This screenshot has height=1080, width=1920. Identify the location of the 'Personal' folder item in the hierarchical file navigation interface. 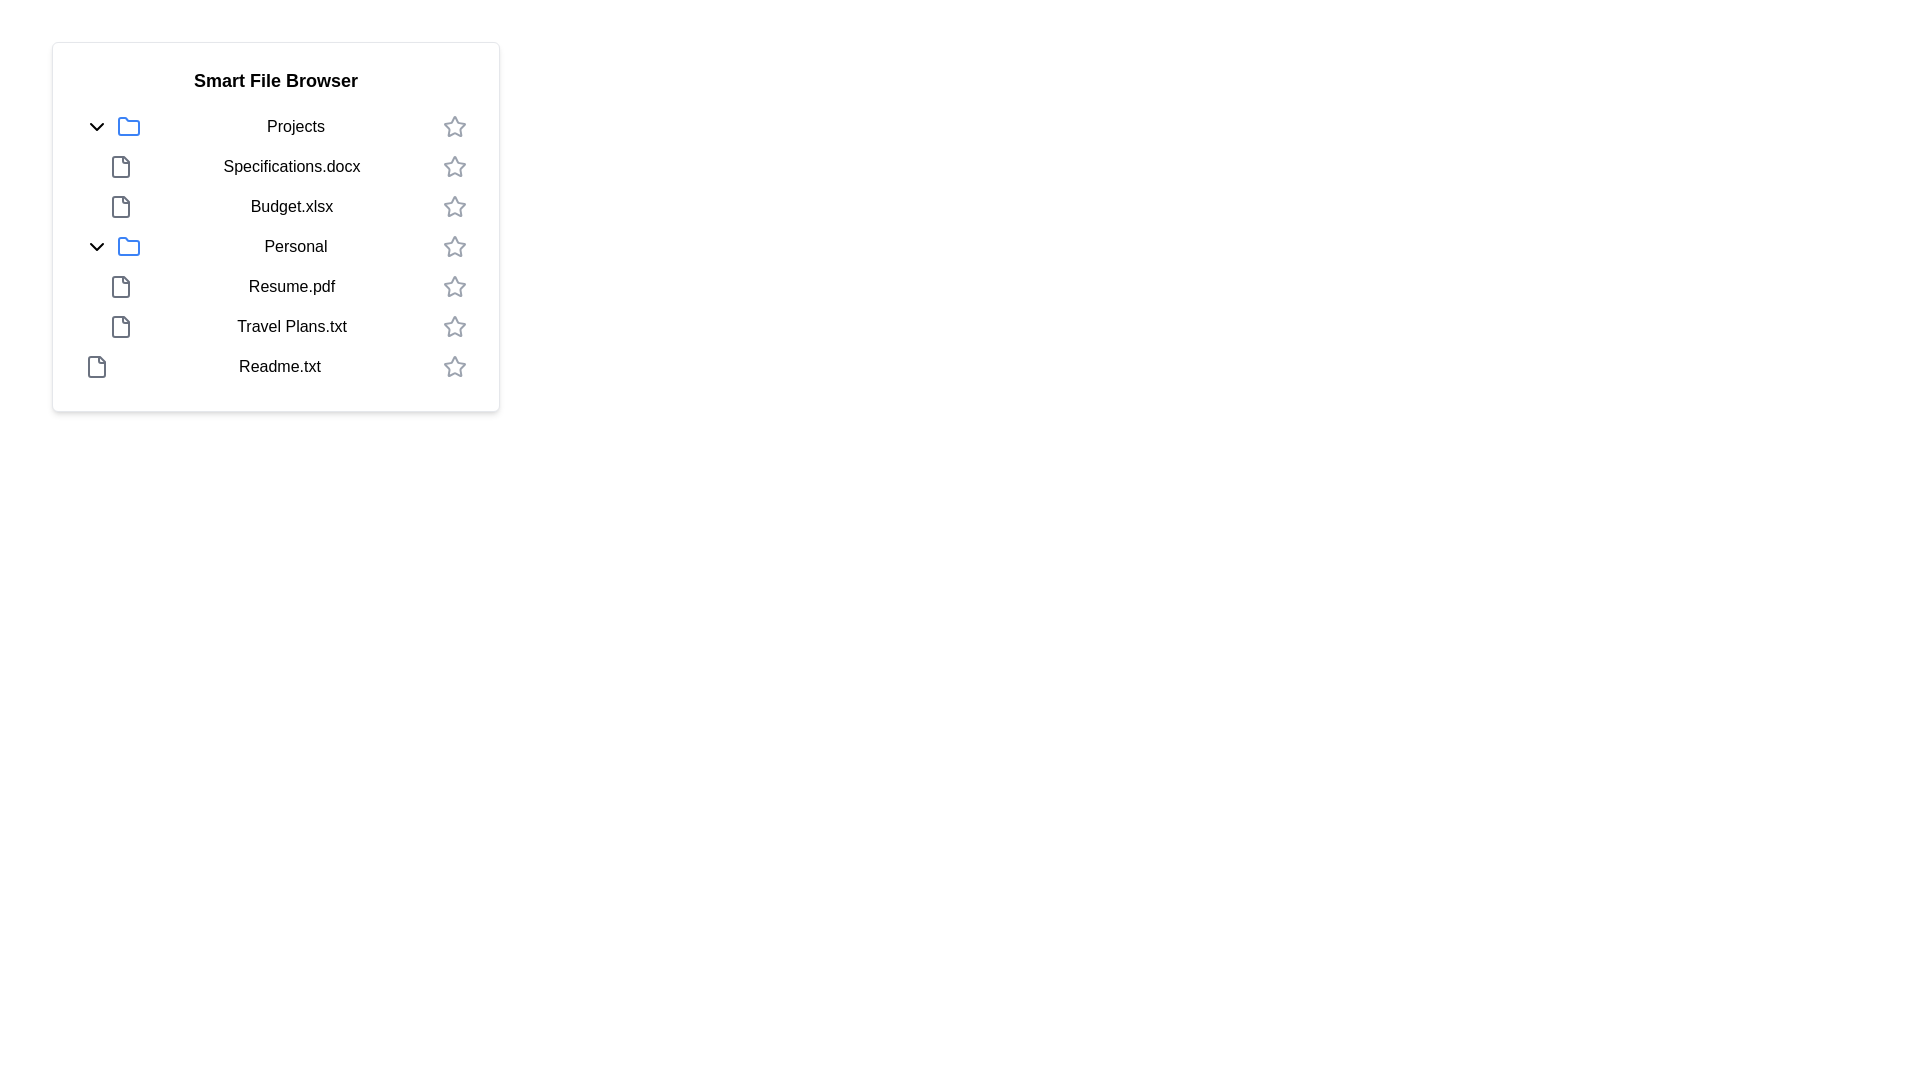
(274, 245).